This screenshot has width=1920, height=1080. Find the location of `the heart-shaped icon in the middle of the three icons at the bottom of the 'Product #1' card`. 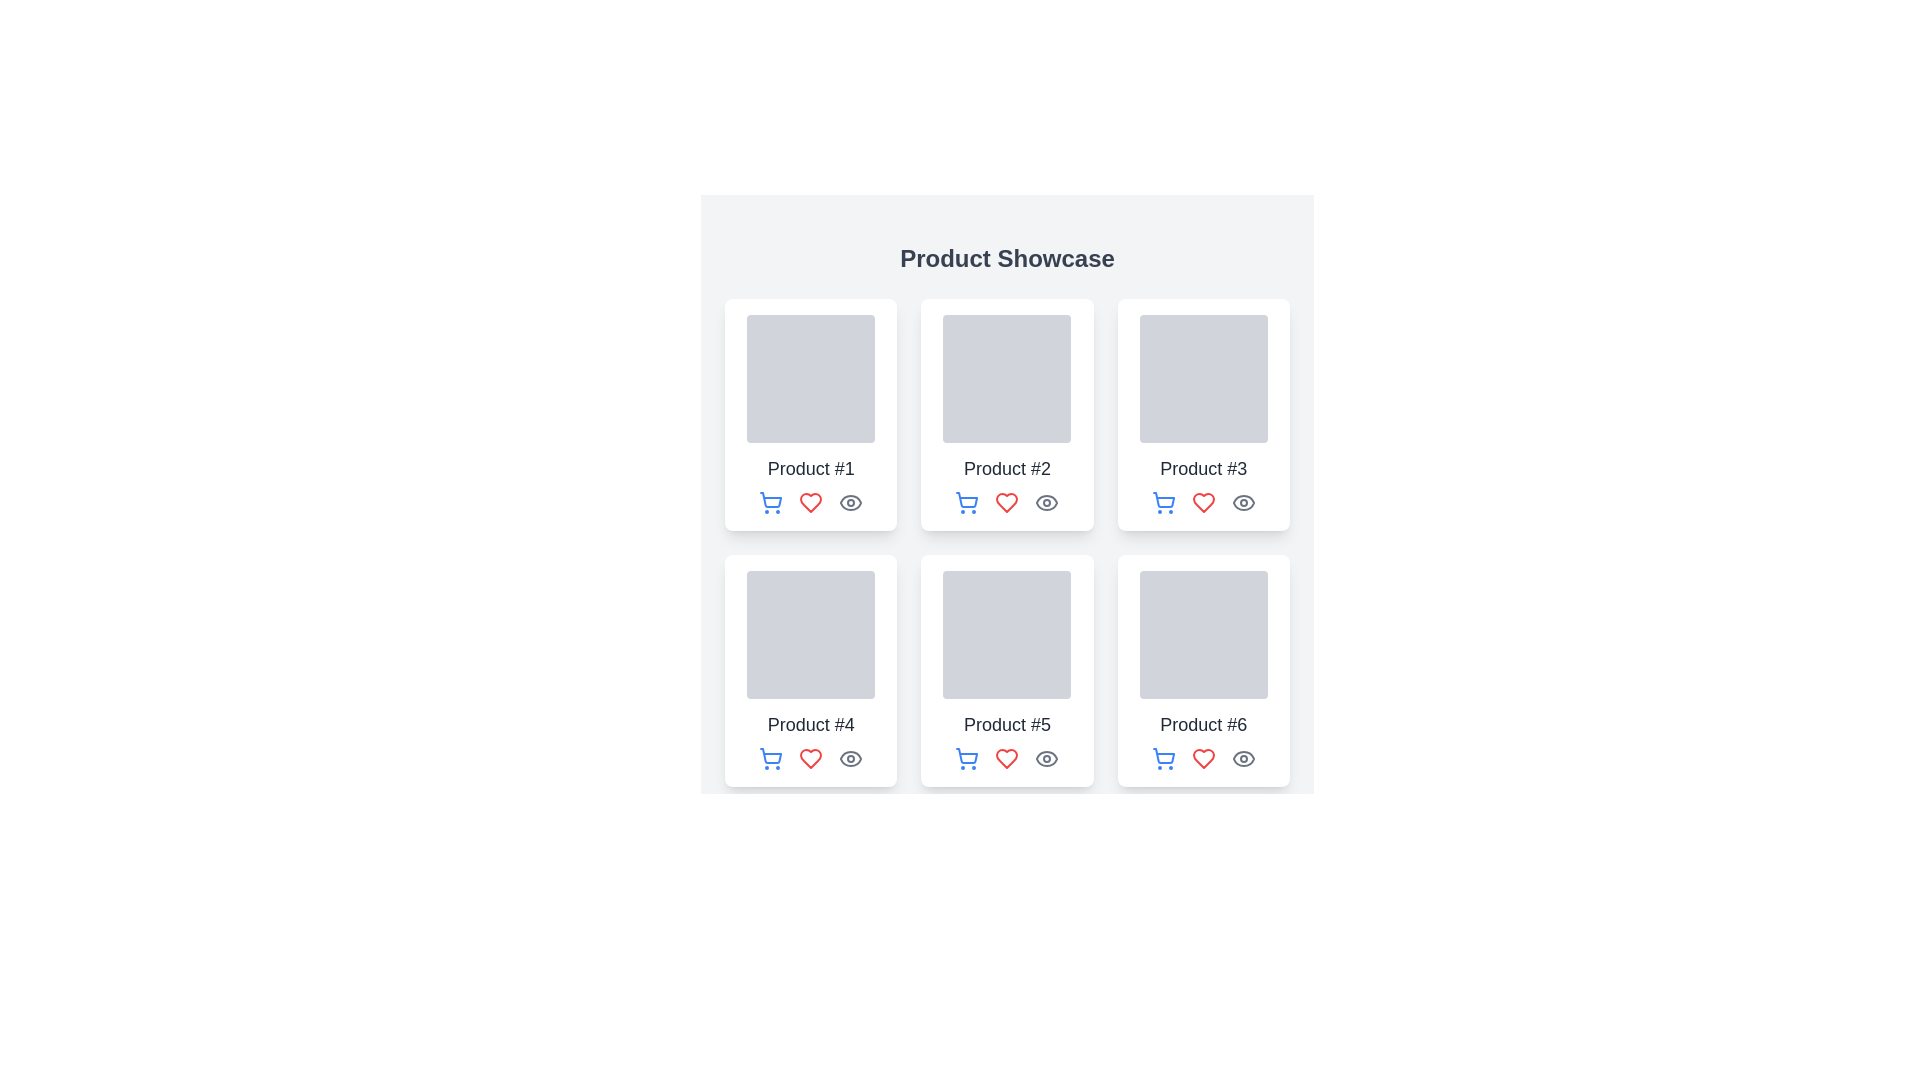

the heart-shaped icon in the middle of the three icons at the bottom of the 'Product #1' card is located at coordinates (811, 501).